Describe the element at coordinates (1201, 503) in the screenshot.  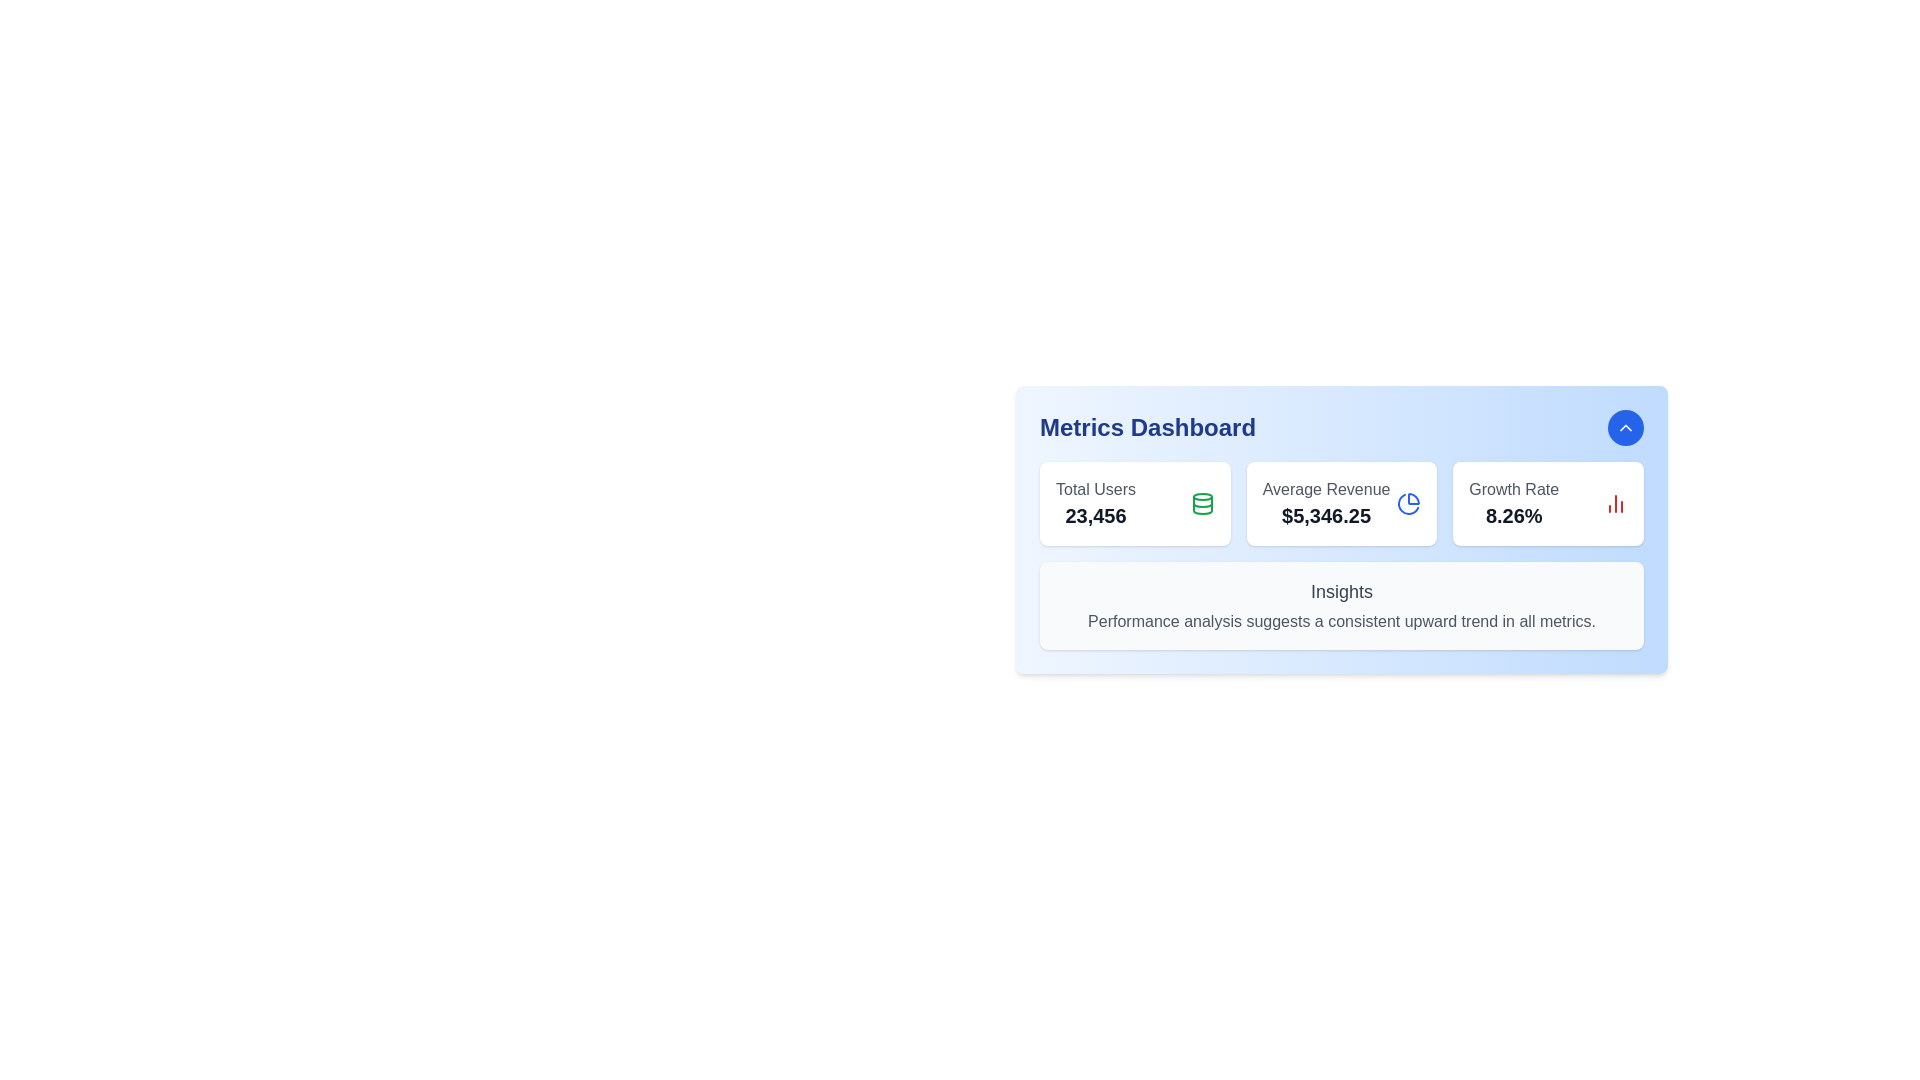
I see `the database icon representing the 'Total Users' metric to focus on it` at that location.